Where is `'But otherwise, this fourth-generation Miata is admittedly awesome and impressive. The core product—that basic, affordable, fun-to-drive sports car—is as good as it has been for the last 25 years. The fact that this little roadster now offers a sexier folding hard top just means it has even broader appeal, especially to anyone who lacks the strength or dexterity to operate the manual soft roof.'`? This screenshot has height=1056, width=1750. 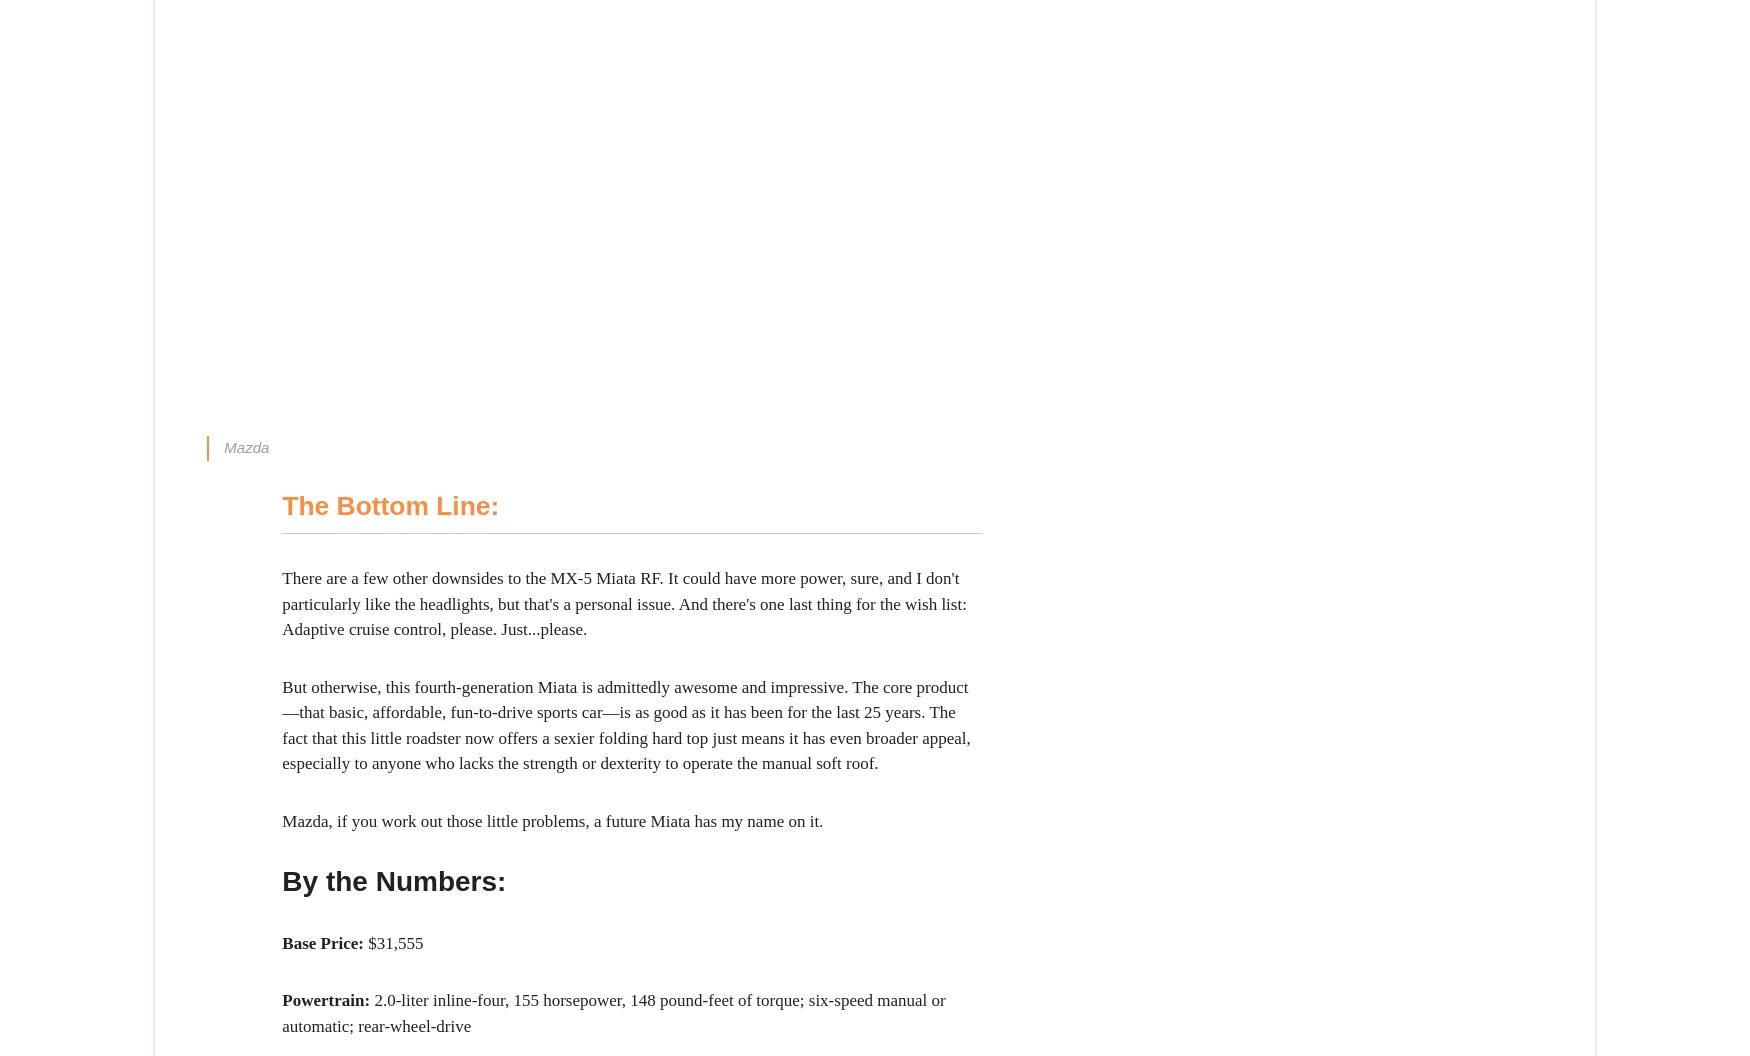
'But otherwise, this fourth-generation Miata is admittedly awesome and impressive. The core product—that basic, affordable, fun-to-drive sports car—is as good as it has been for the last 25 years. The fact that this little roadster now offers a sexier folding hard top just means it has even broader appeal, especially to anyone who lacks the strength or dexterity to operate the manual soft roof.' is located at coordinates (625, 725).